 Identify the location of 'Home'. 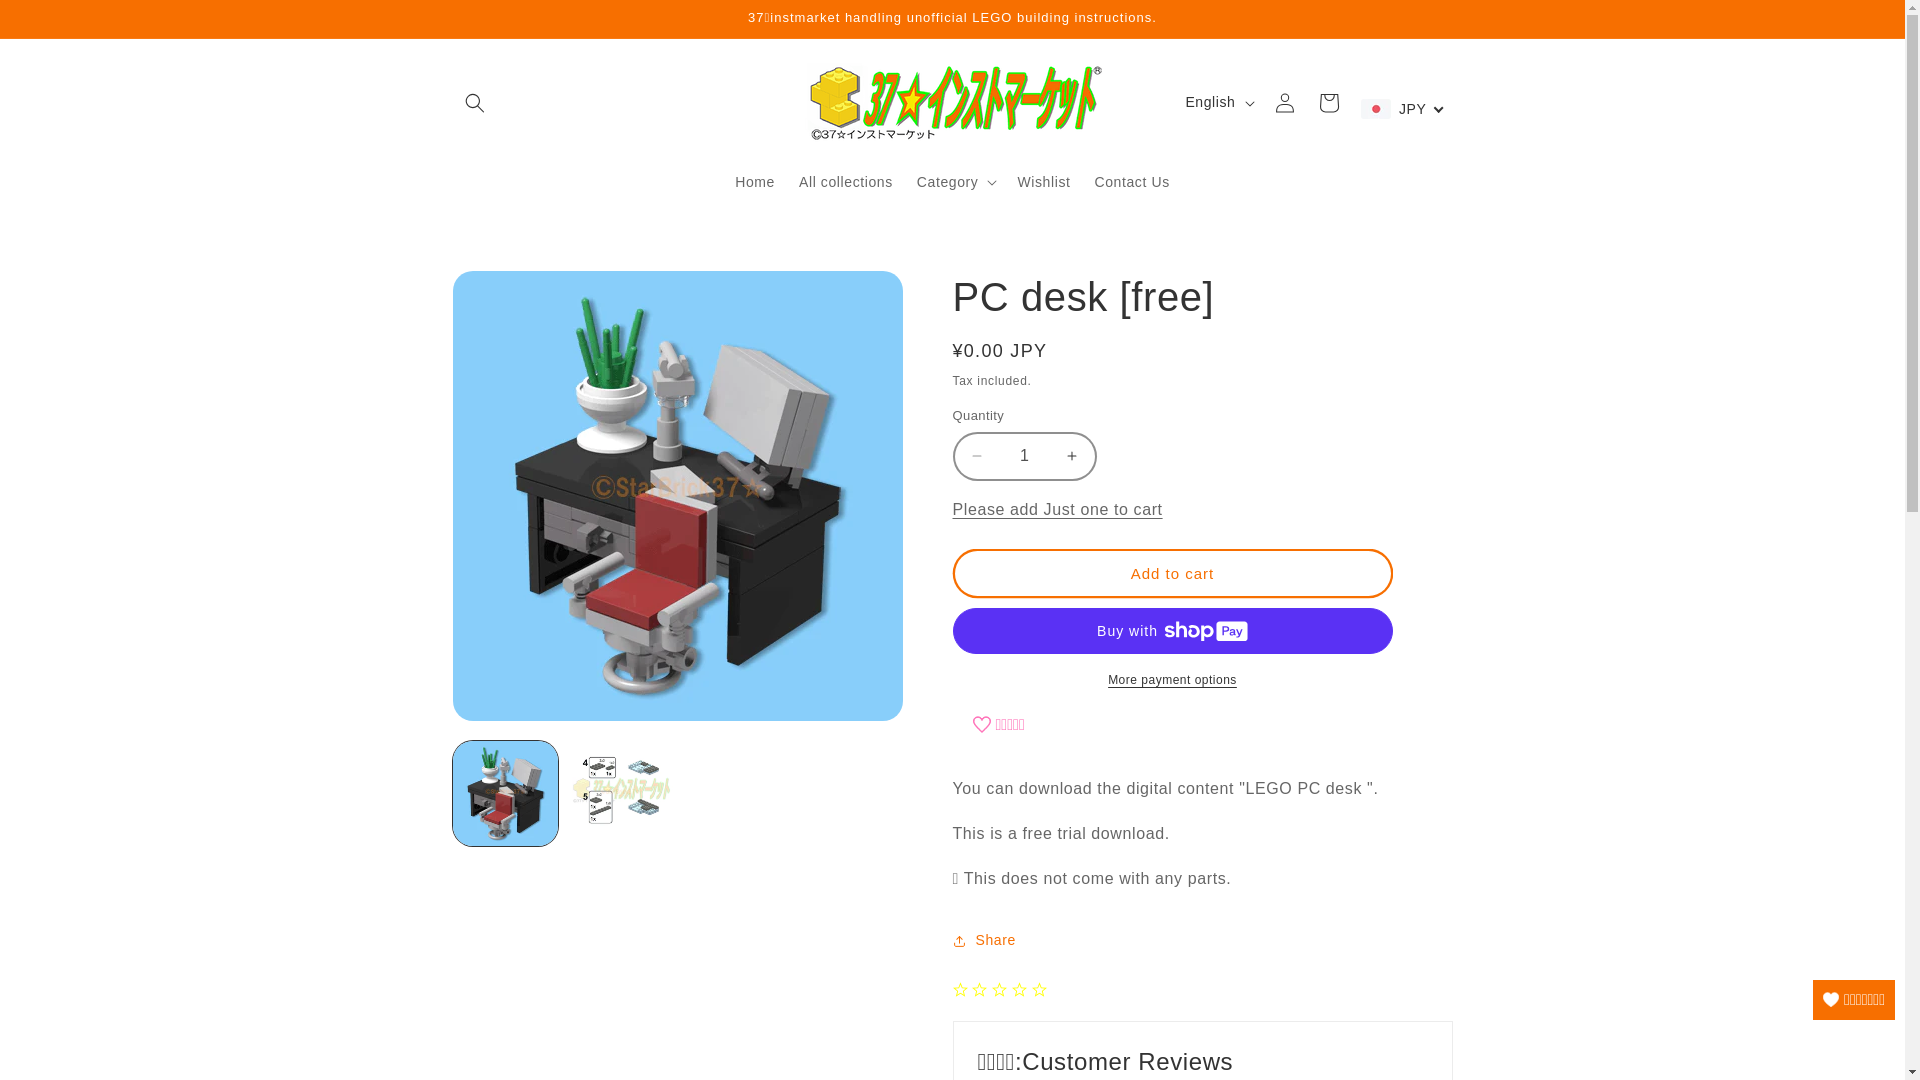
(753, 181).